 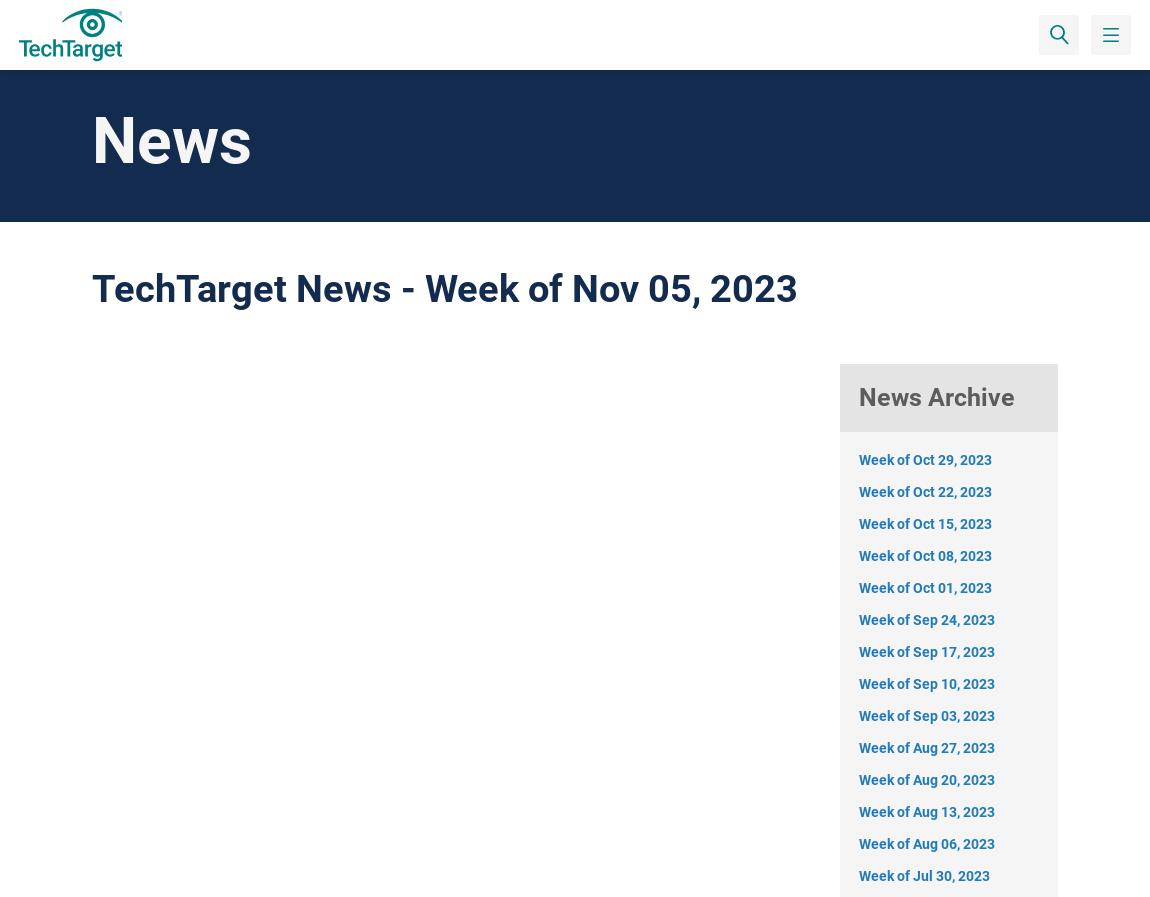 I want to click on 'Week of Oct 15, 2023', so click(x=925, y=523).